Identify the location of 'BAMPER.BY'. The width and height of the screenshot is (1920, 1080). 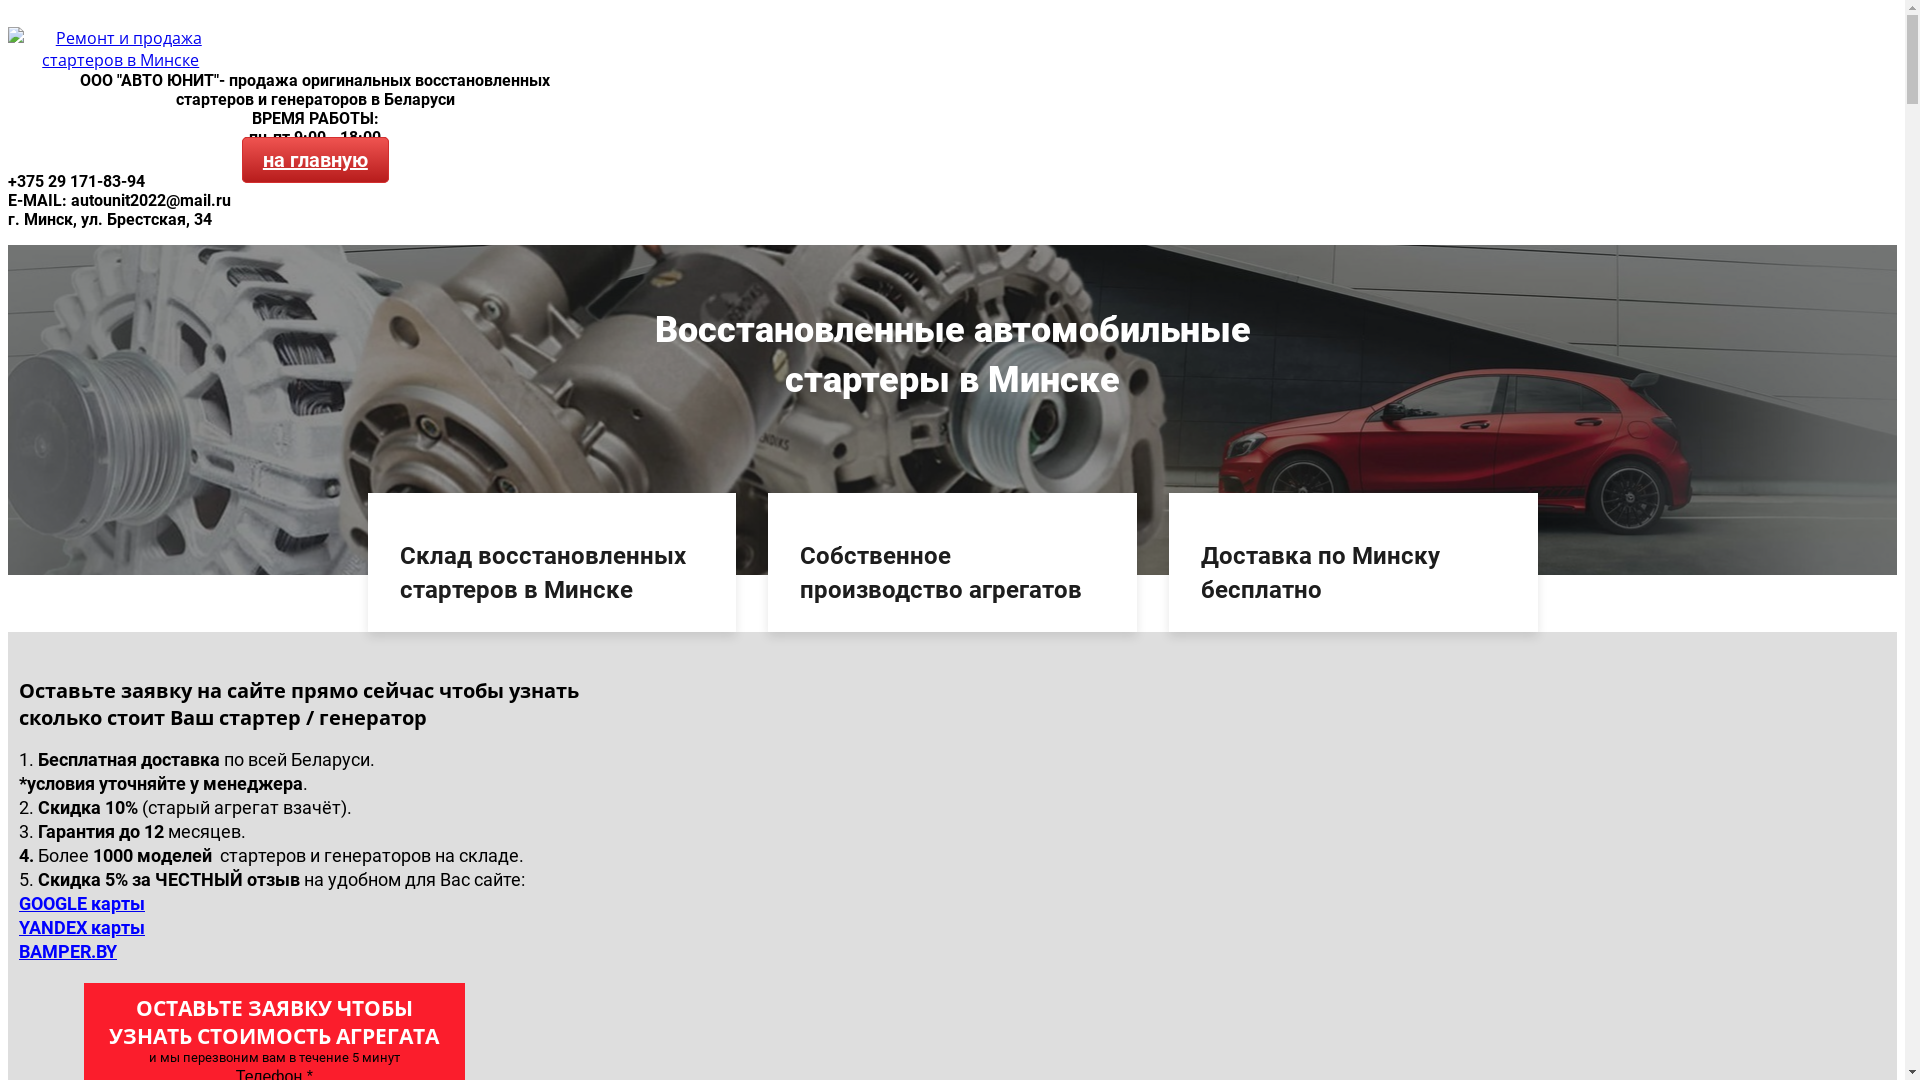
(67, 950).